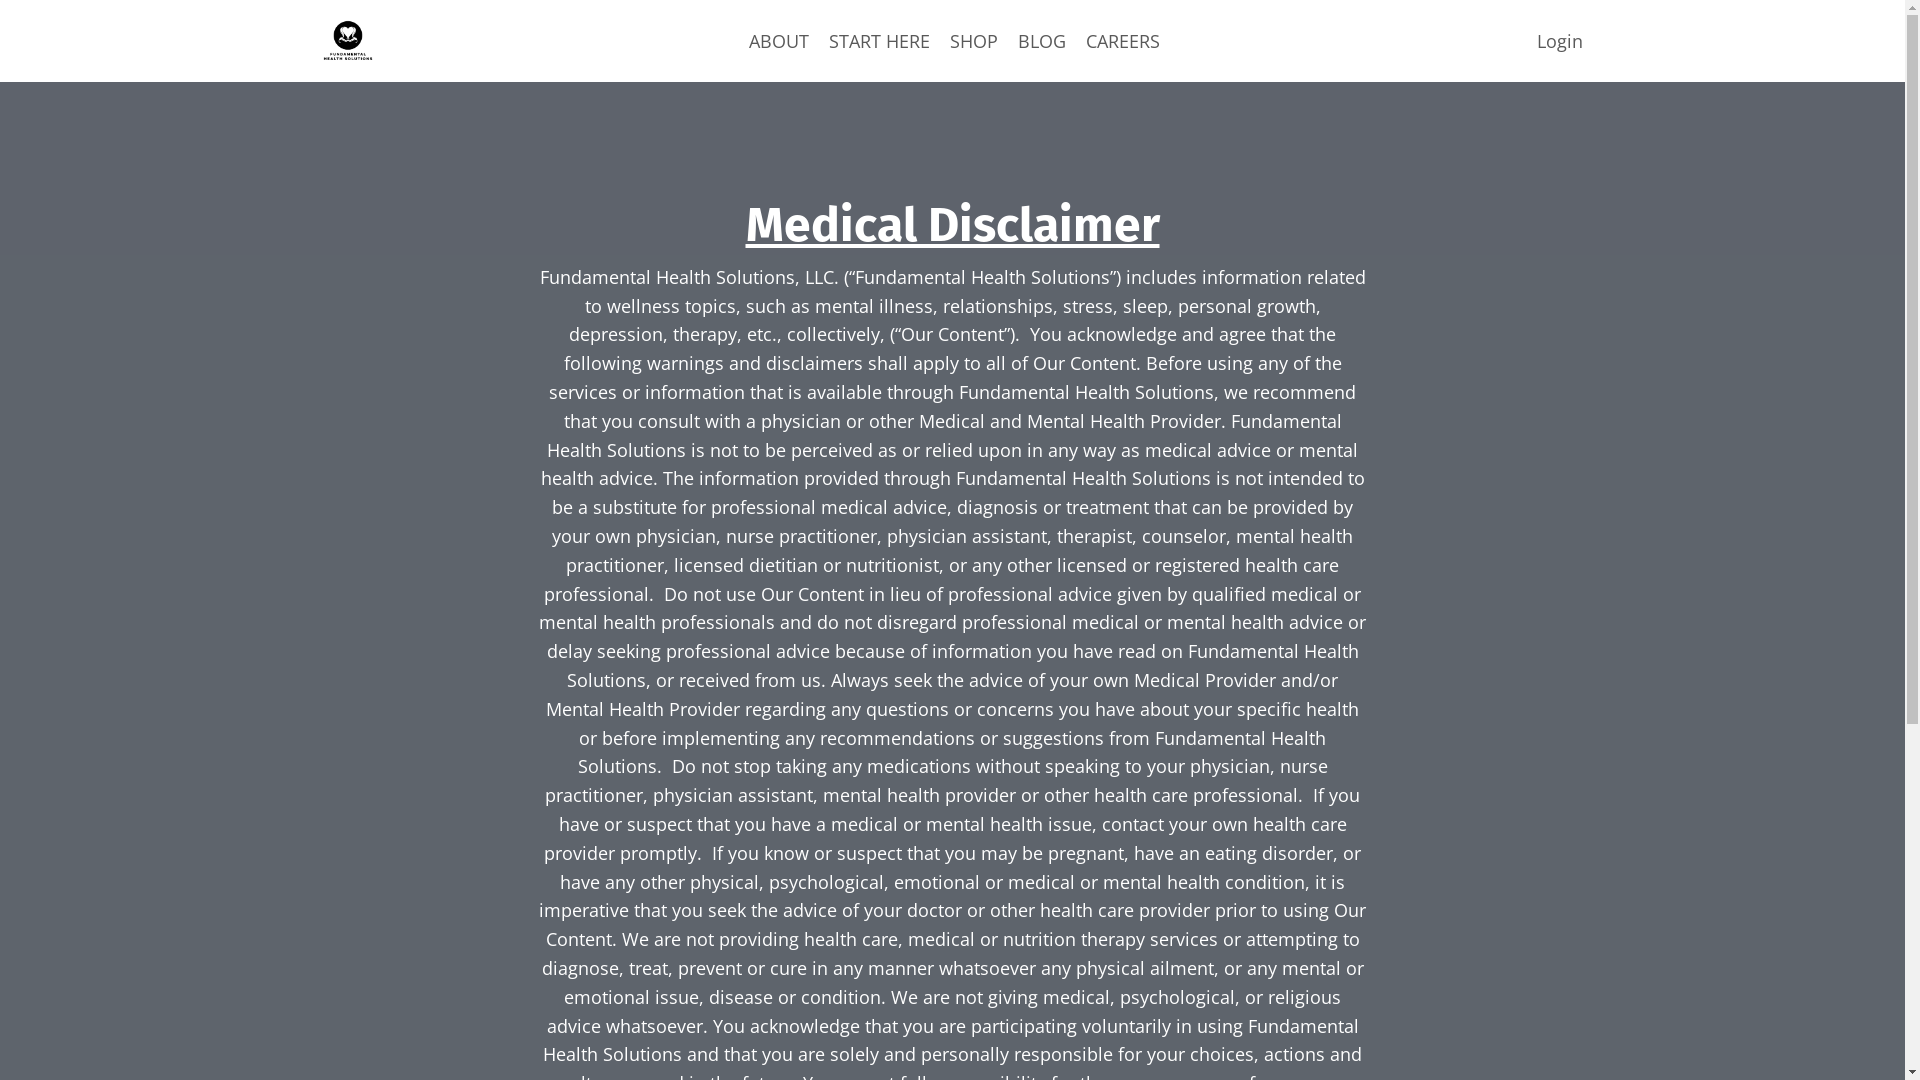 The height and width of the screenshot is (1080, 1920). Describe the element at coordinates (1084, 41) in the screenshot. I see `'CAREERS'` at that location.